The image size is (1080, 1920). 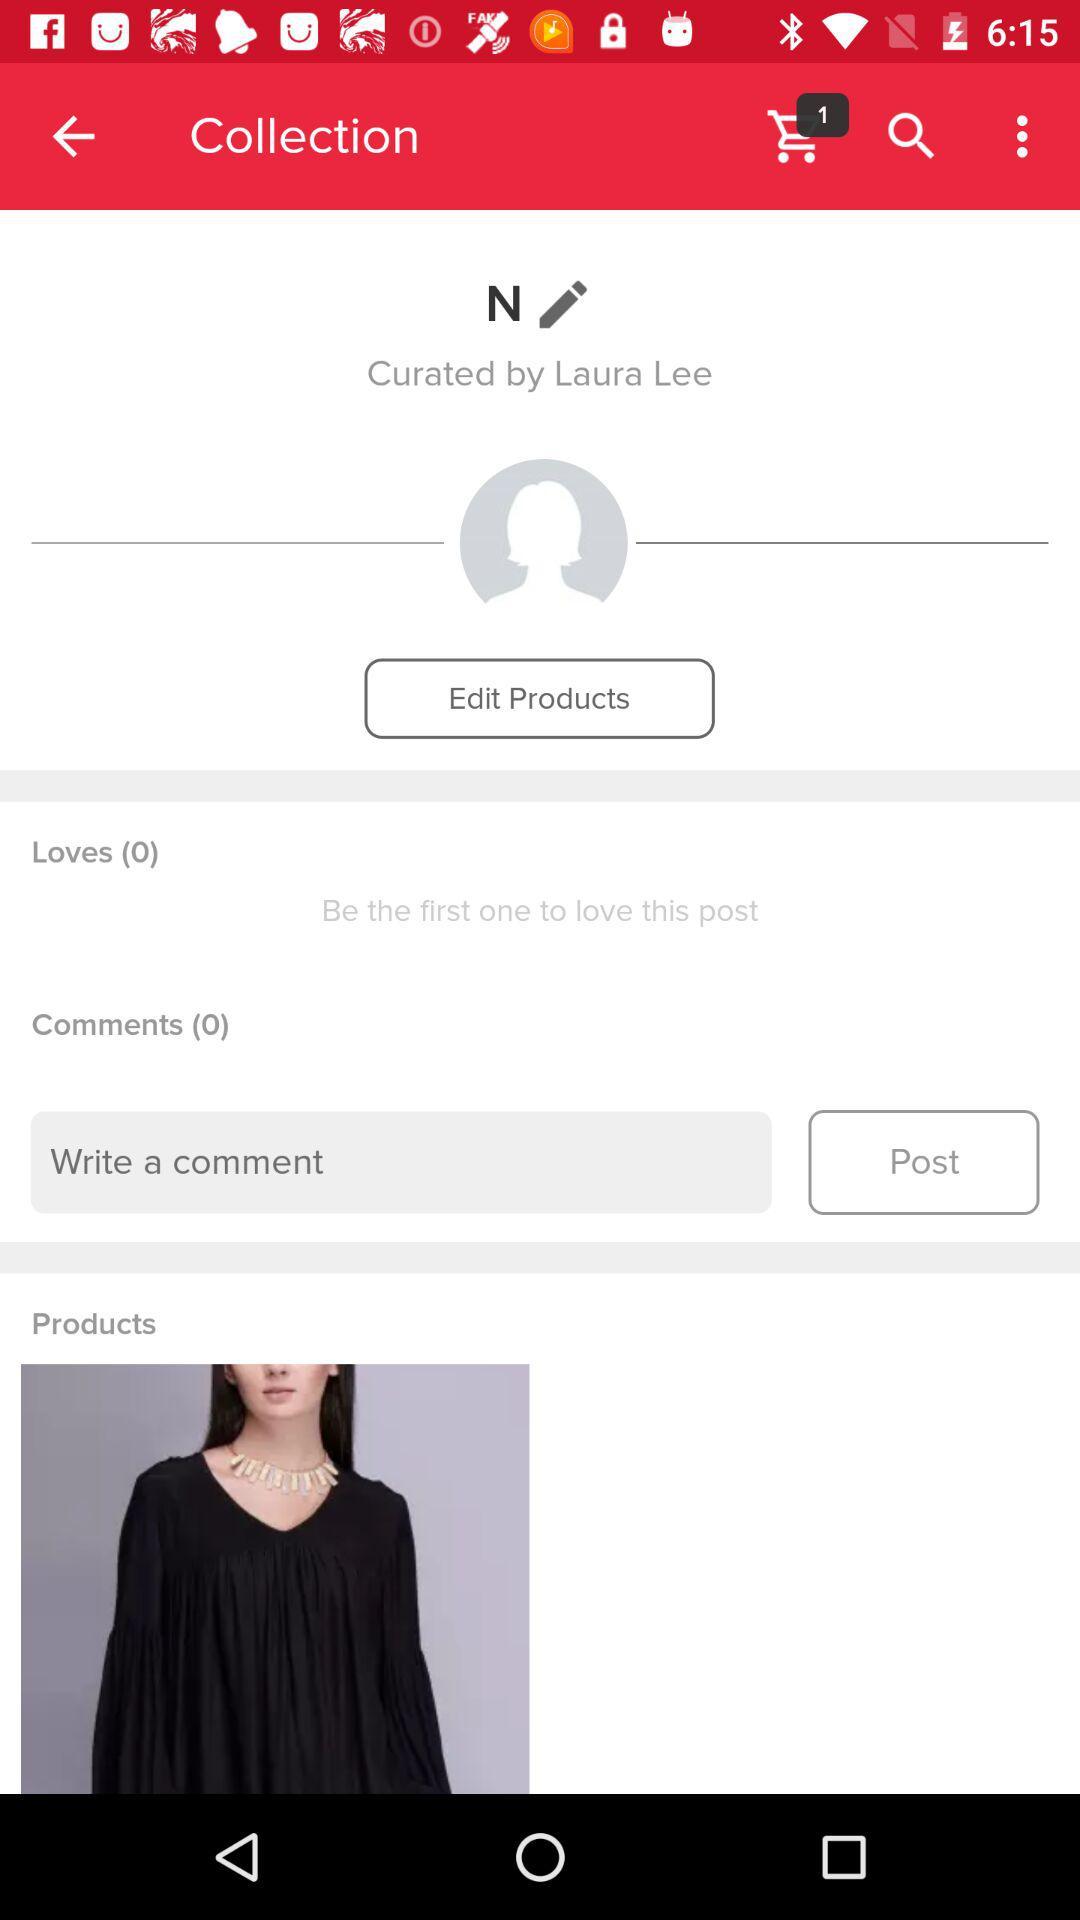 I want to click on the icon above the products item, so click(x=401, y=1162).